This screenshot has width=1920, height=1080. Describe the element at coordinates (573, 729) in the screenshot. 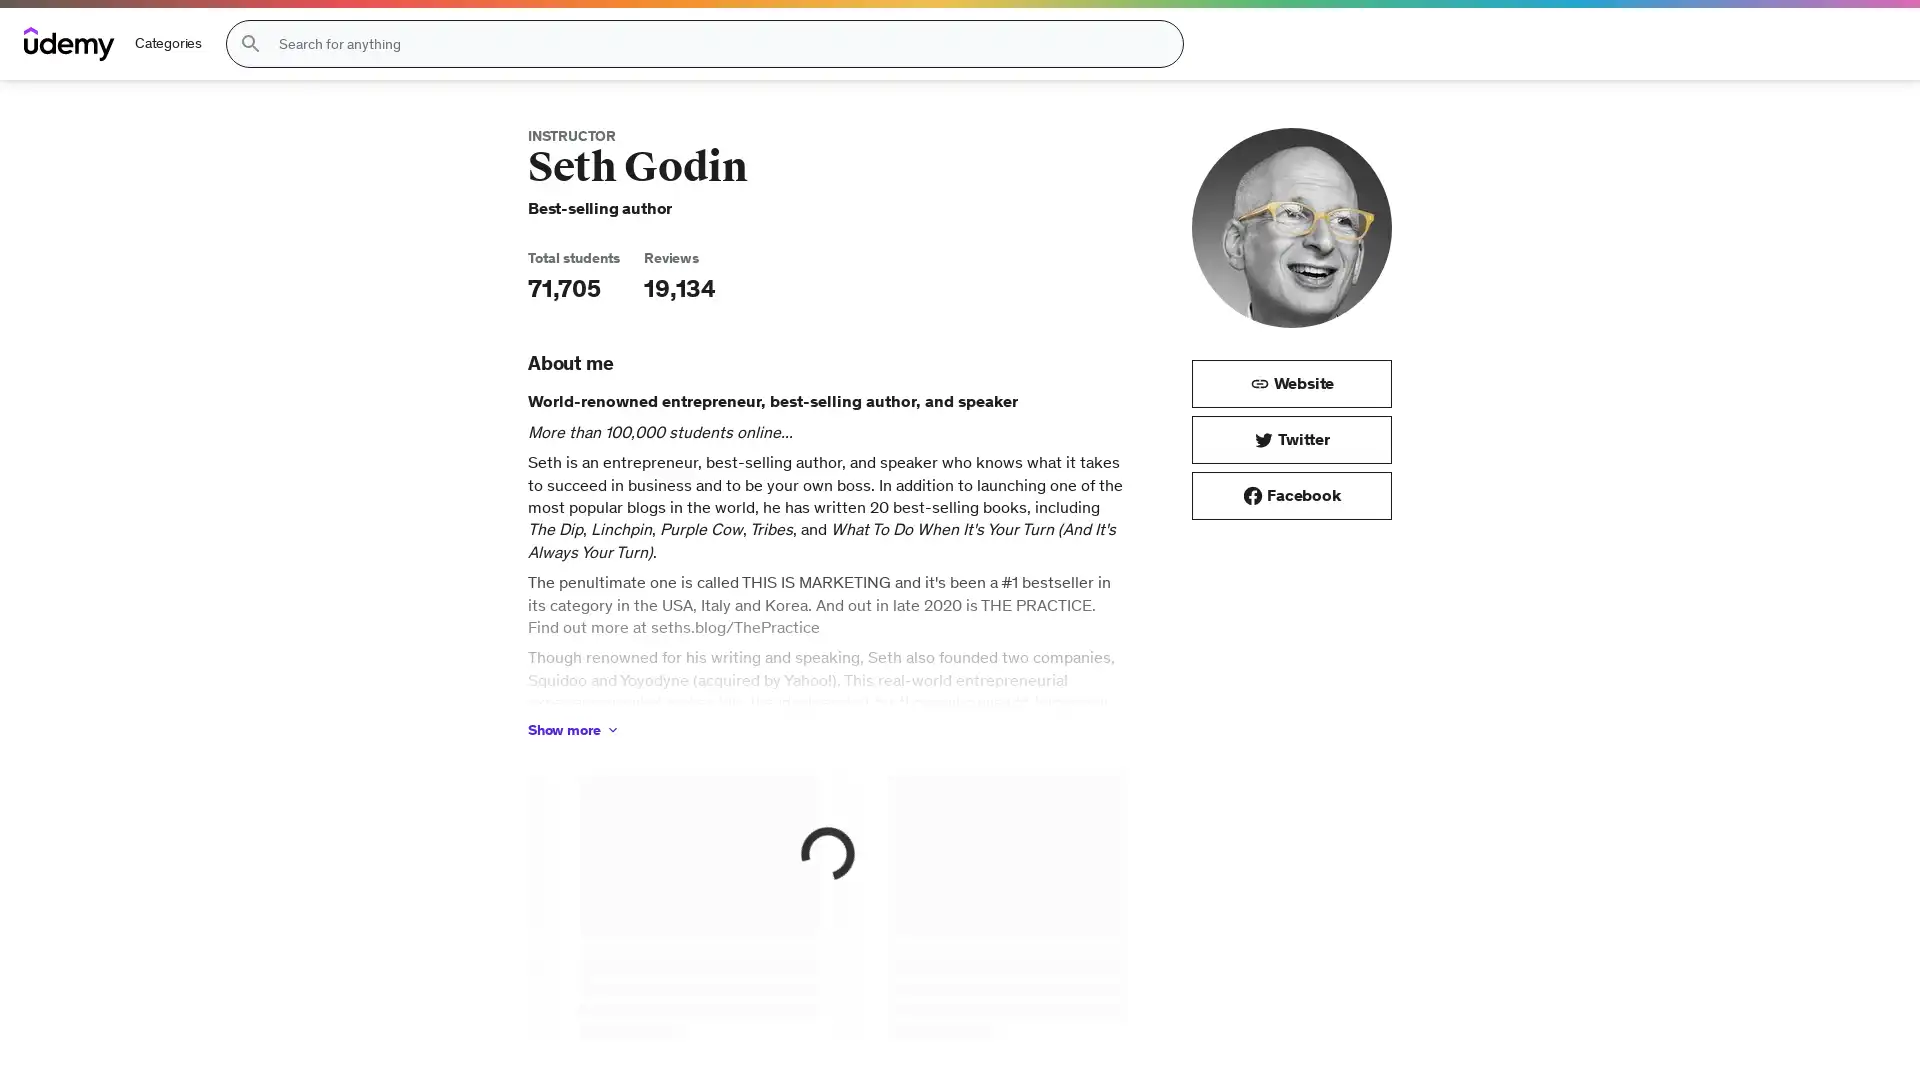

I see `Show more` at that location.